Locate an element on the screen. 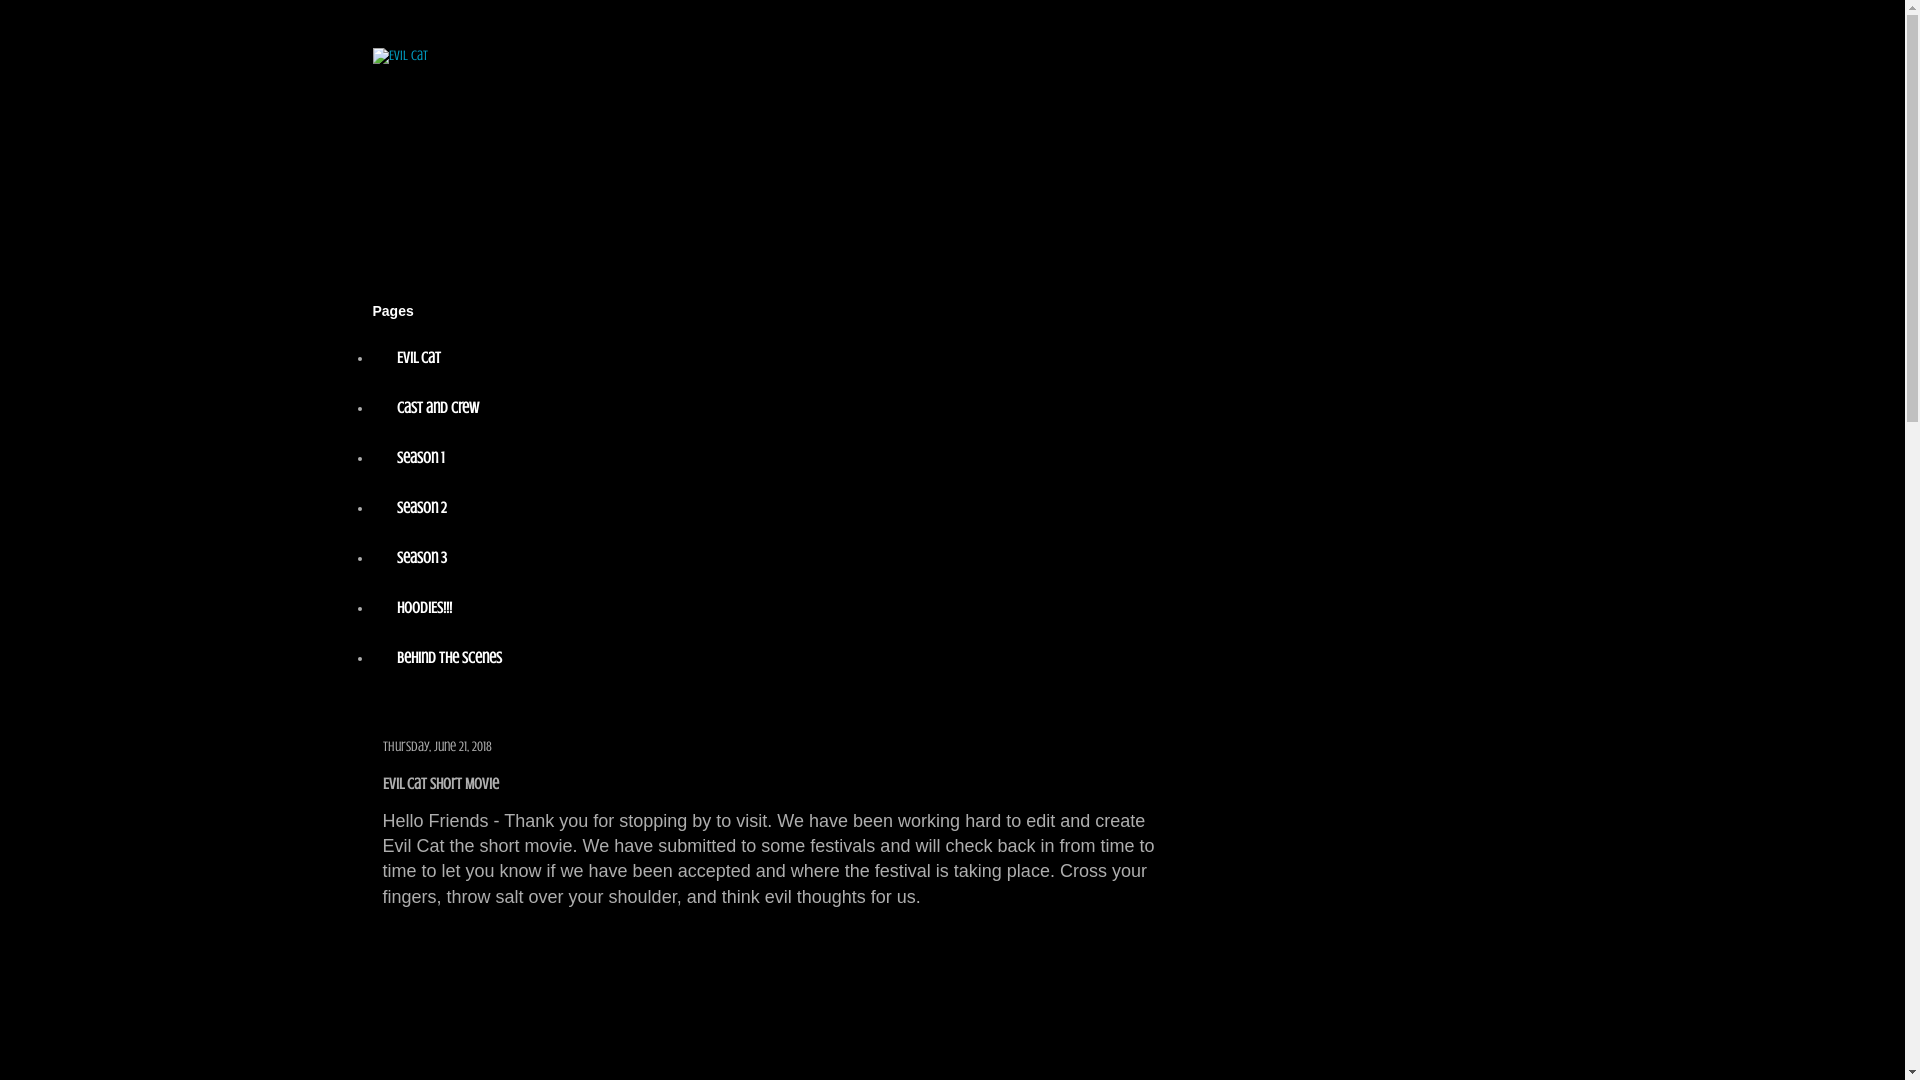 This screenshot has width=1920, height=1080. 'Evil Cat' is located at coordinates (372, 357).